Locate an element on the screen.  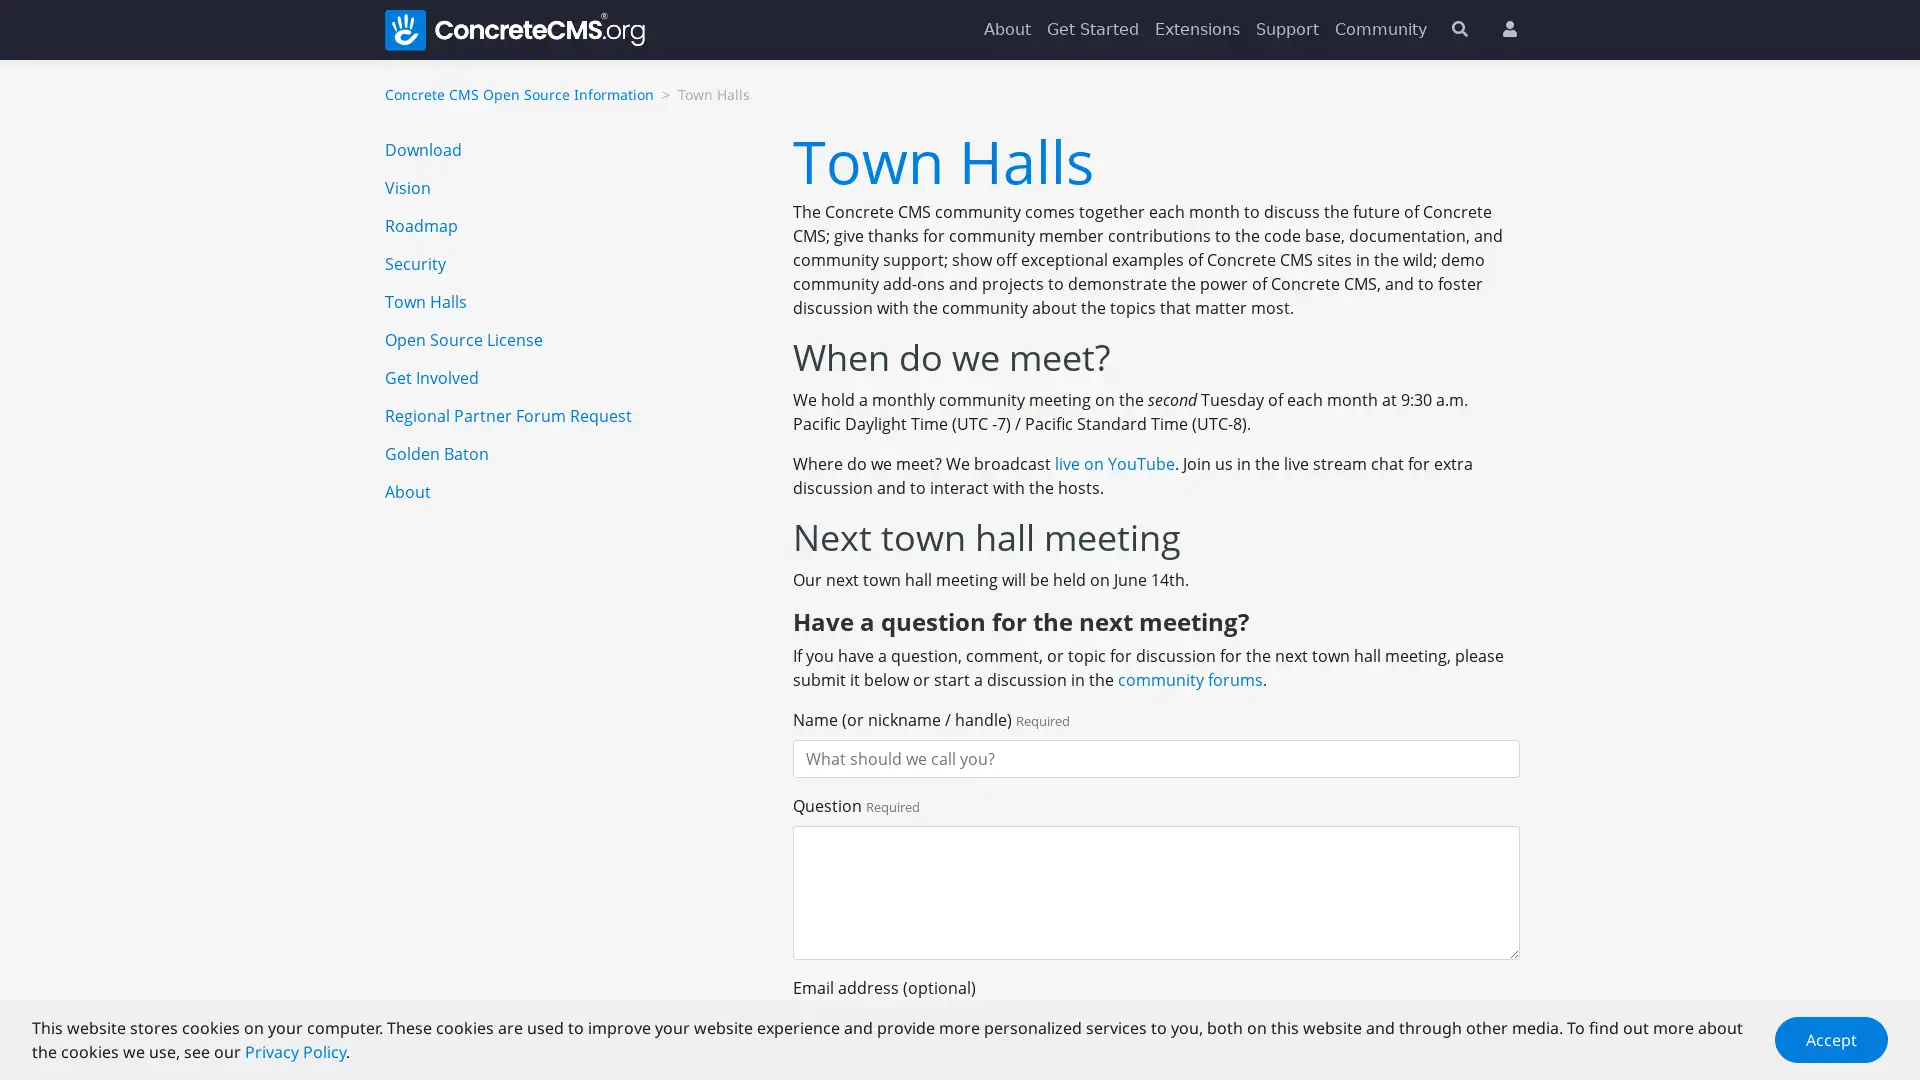
Accept is located at coordinates (1831, 1039).